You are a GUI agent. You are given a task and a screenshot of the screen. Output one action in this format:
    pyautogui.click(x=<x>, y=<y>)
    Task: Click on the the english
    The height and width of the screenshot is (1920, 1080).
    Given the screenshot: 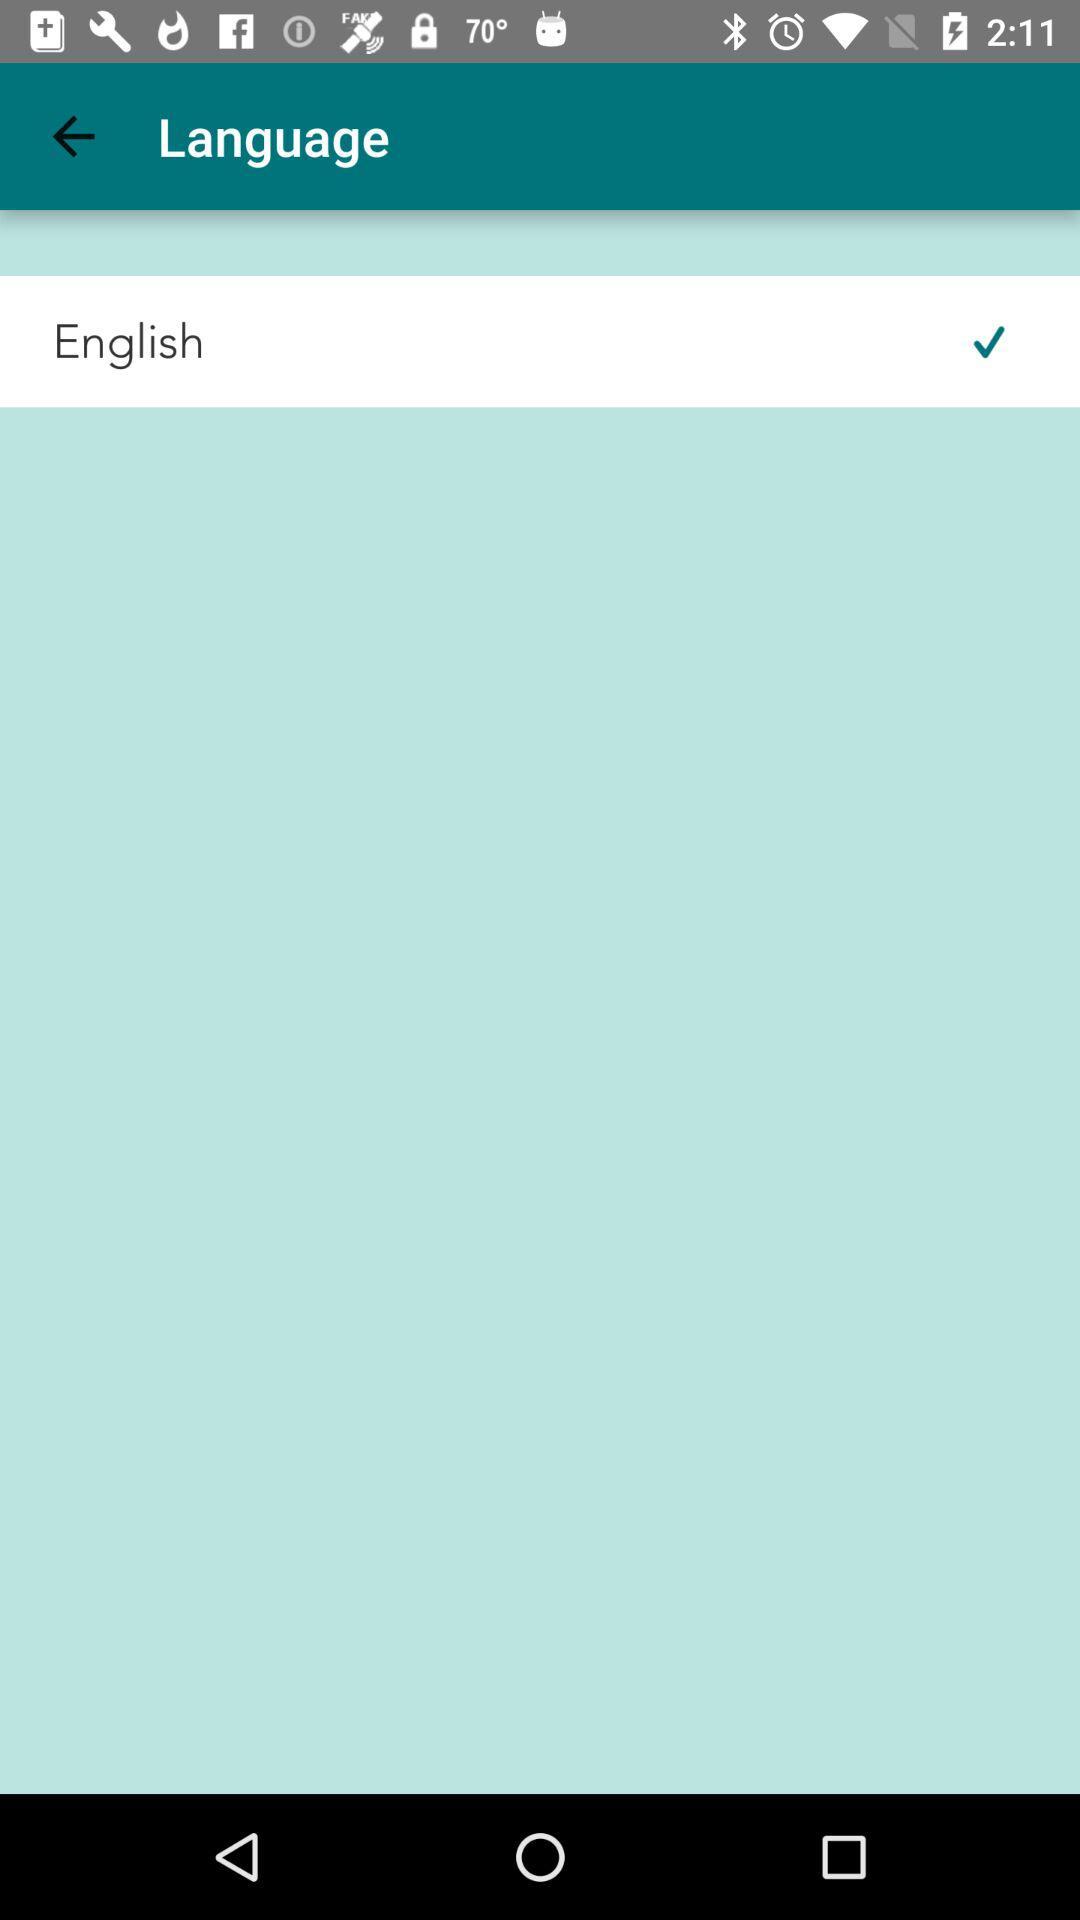 What is the action you would take?
    pyautogui.click(x=102, y=341)
    